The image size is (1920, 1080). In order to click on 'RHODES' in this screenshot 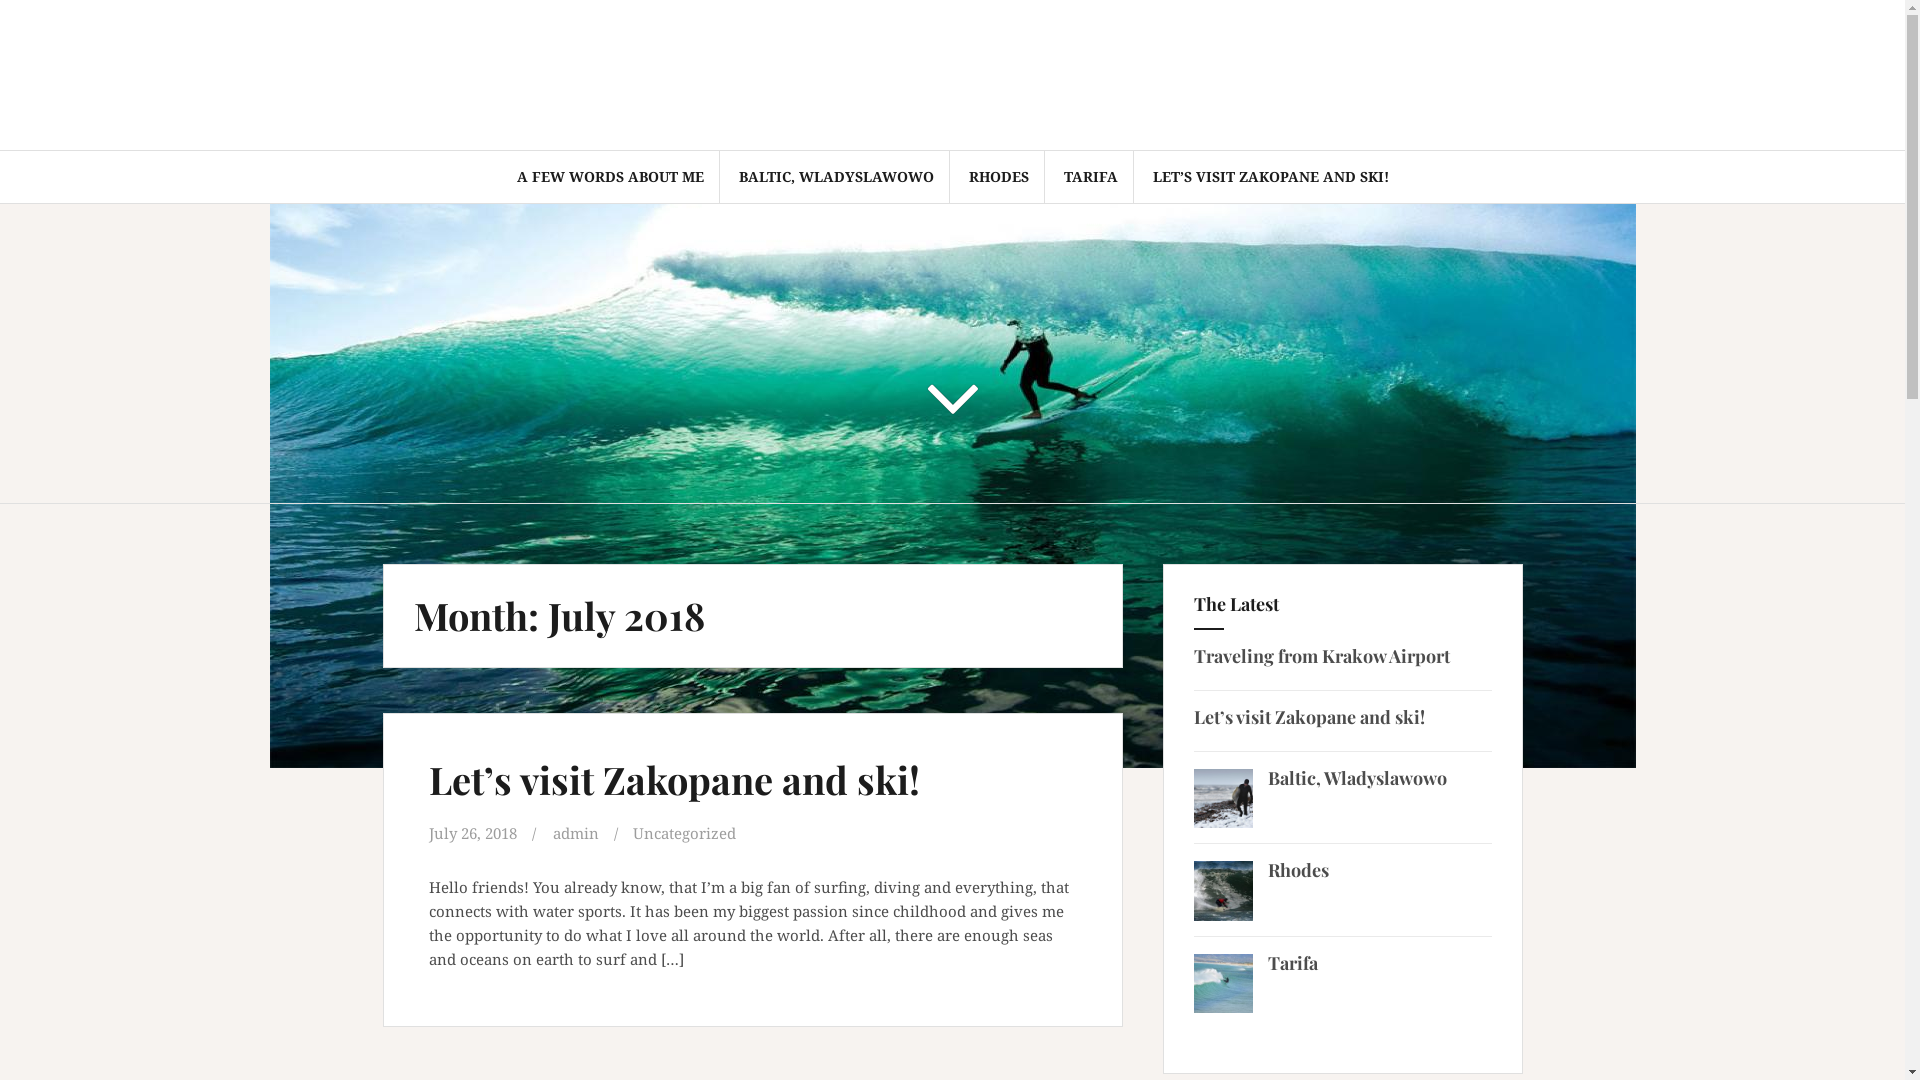, I will do `click(998, 176)`.